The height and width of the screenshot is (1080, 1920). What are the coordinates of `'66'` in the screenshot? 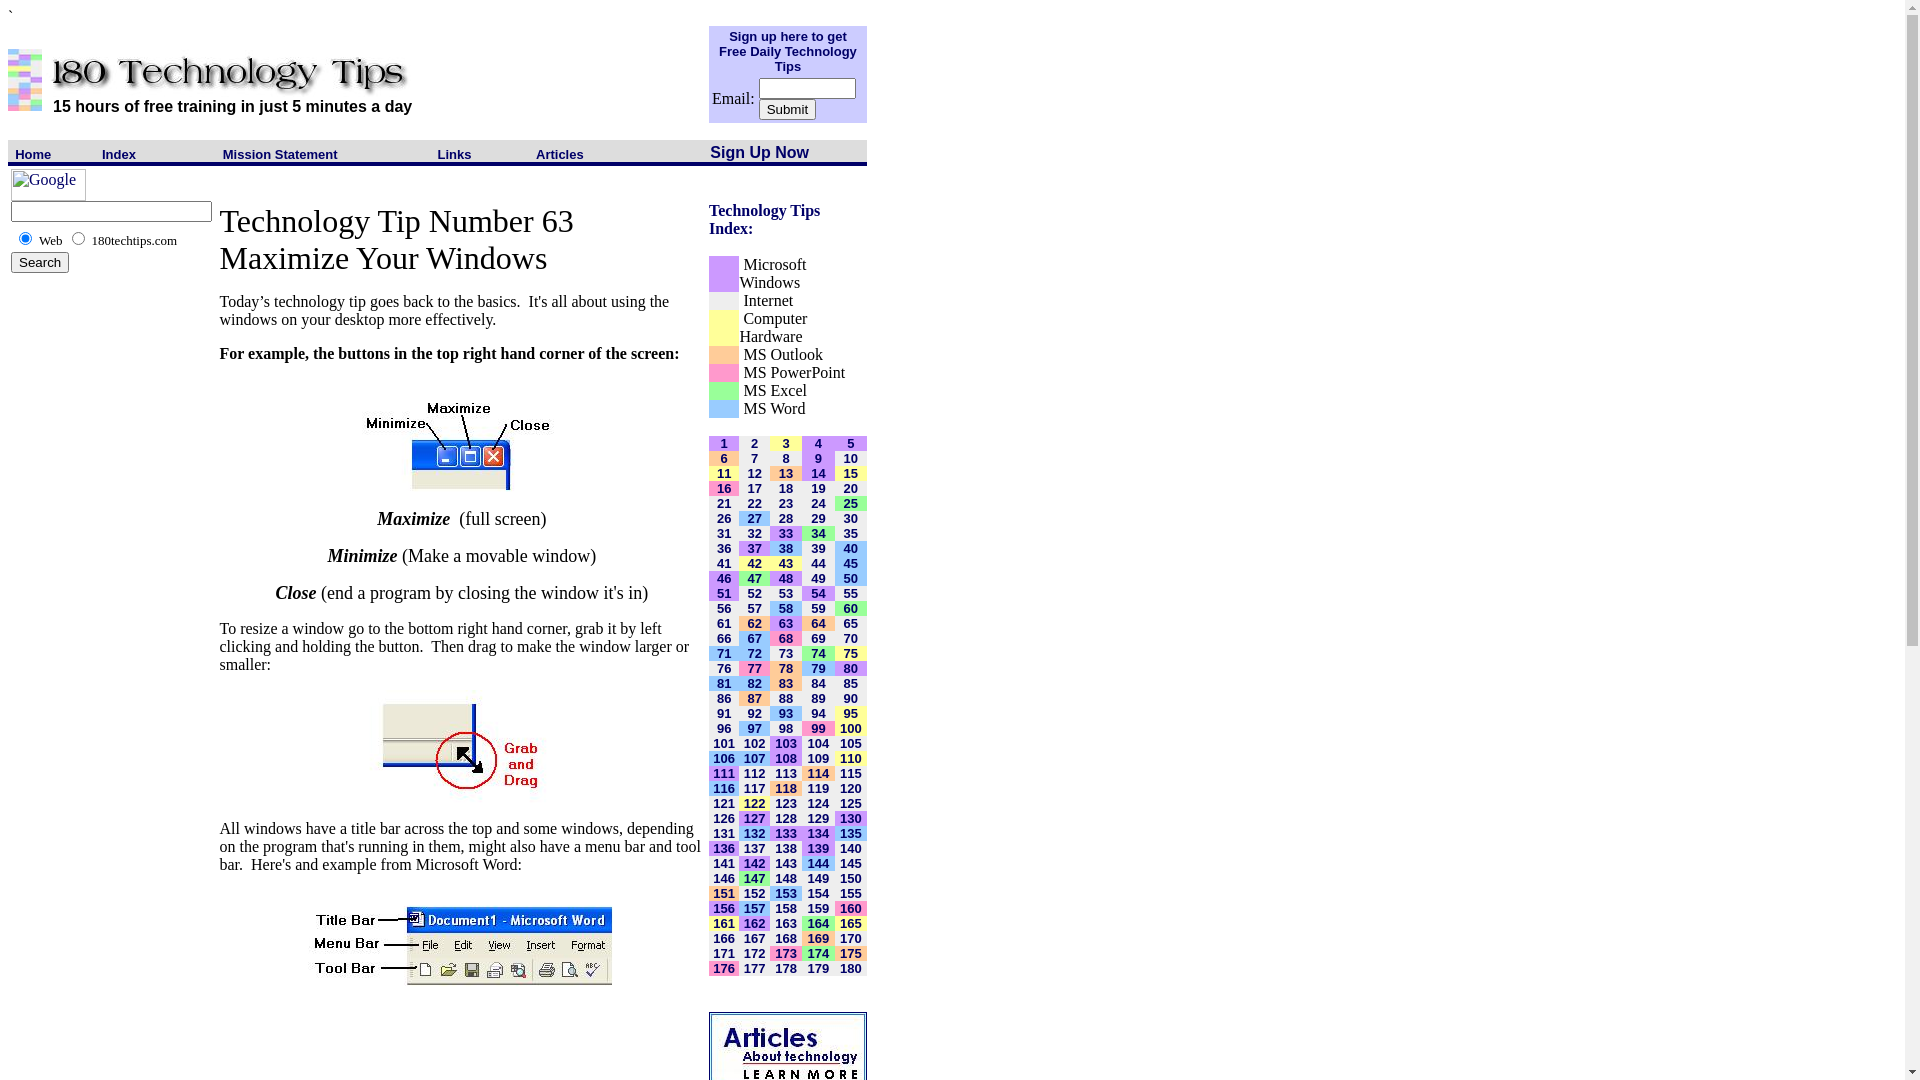 It's located at (723, 638).